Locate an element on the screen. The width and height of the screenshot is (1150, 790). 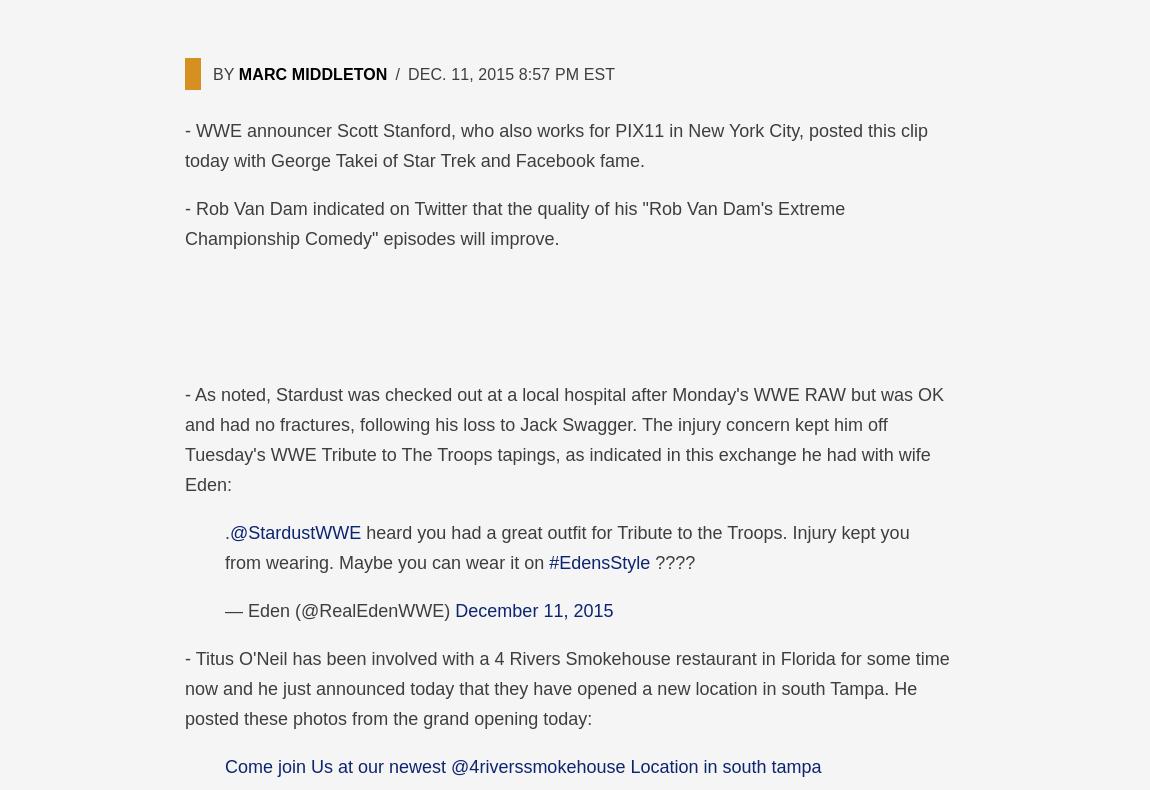
'.' is located at coordinates (226, 532).